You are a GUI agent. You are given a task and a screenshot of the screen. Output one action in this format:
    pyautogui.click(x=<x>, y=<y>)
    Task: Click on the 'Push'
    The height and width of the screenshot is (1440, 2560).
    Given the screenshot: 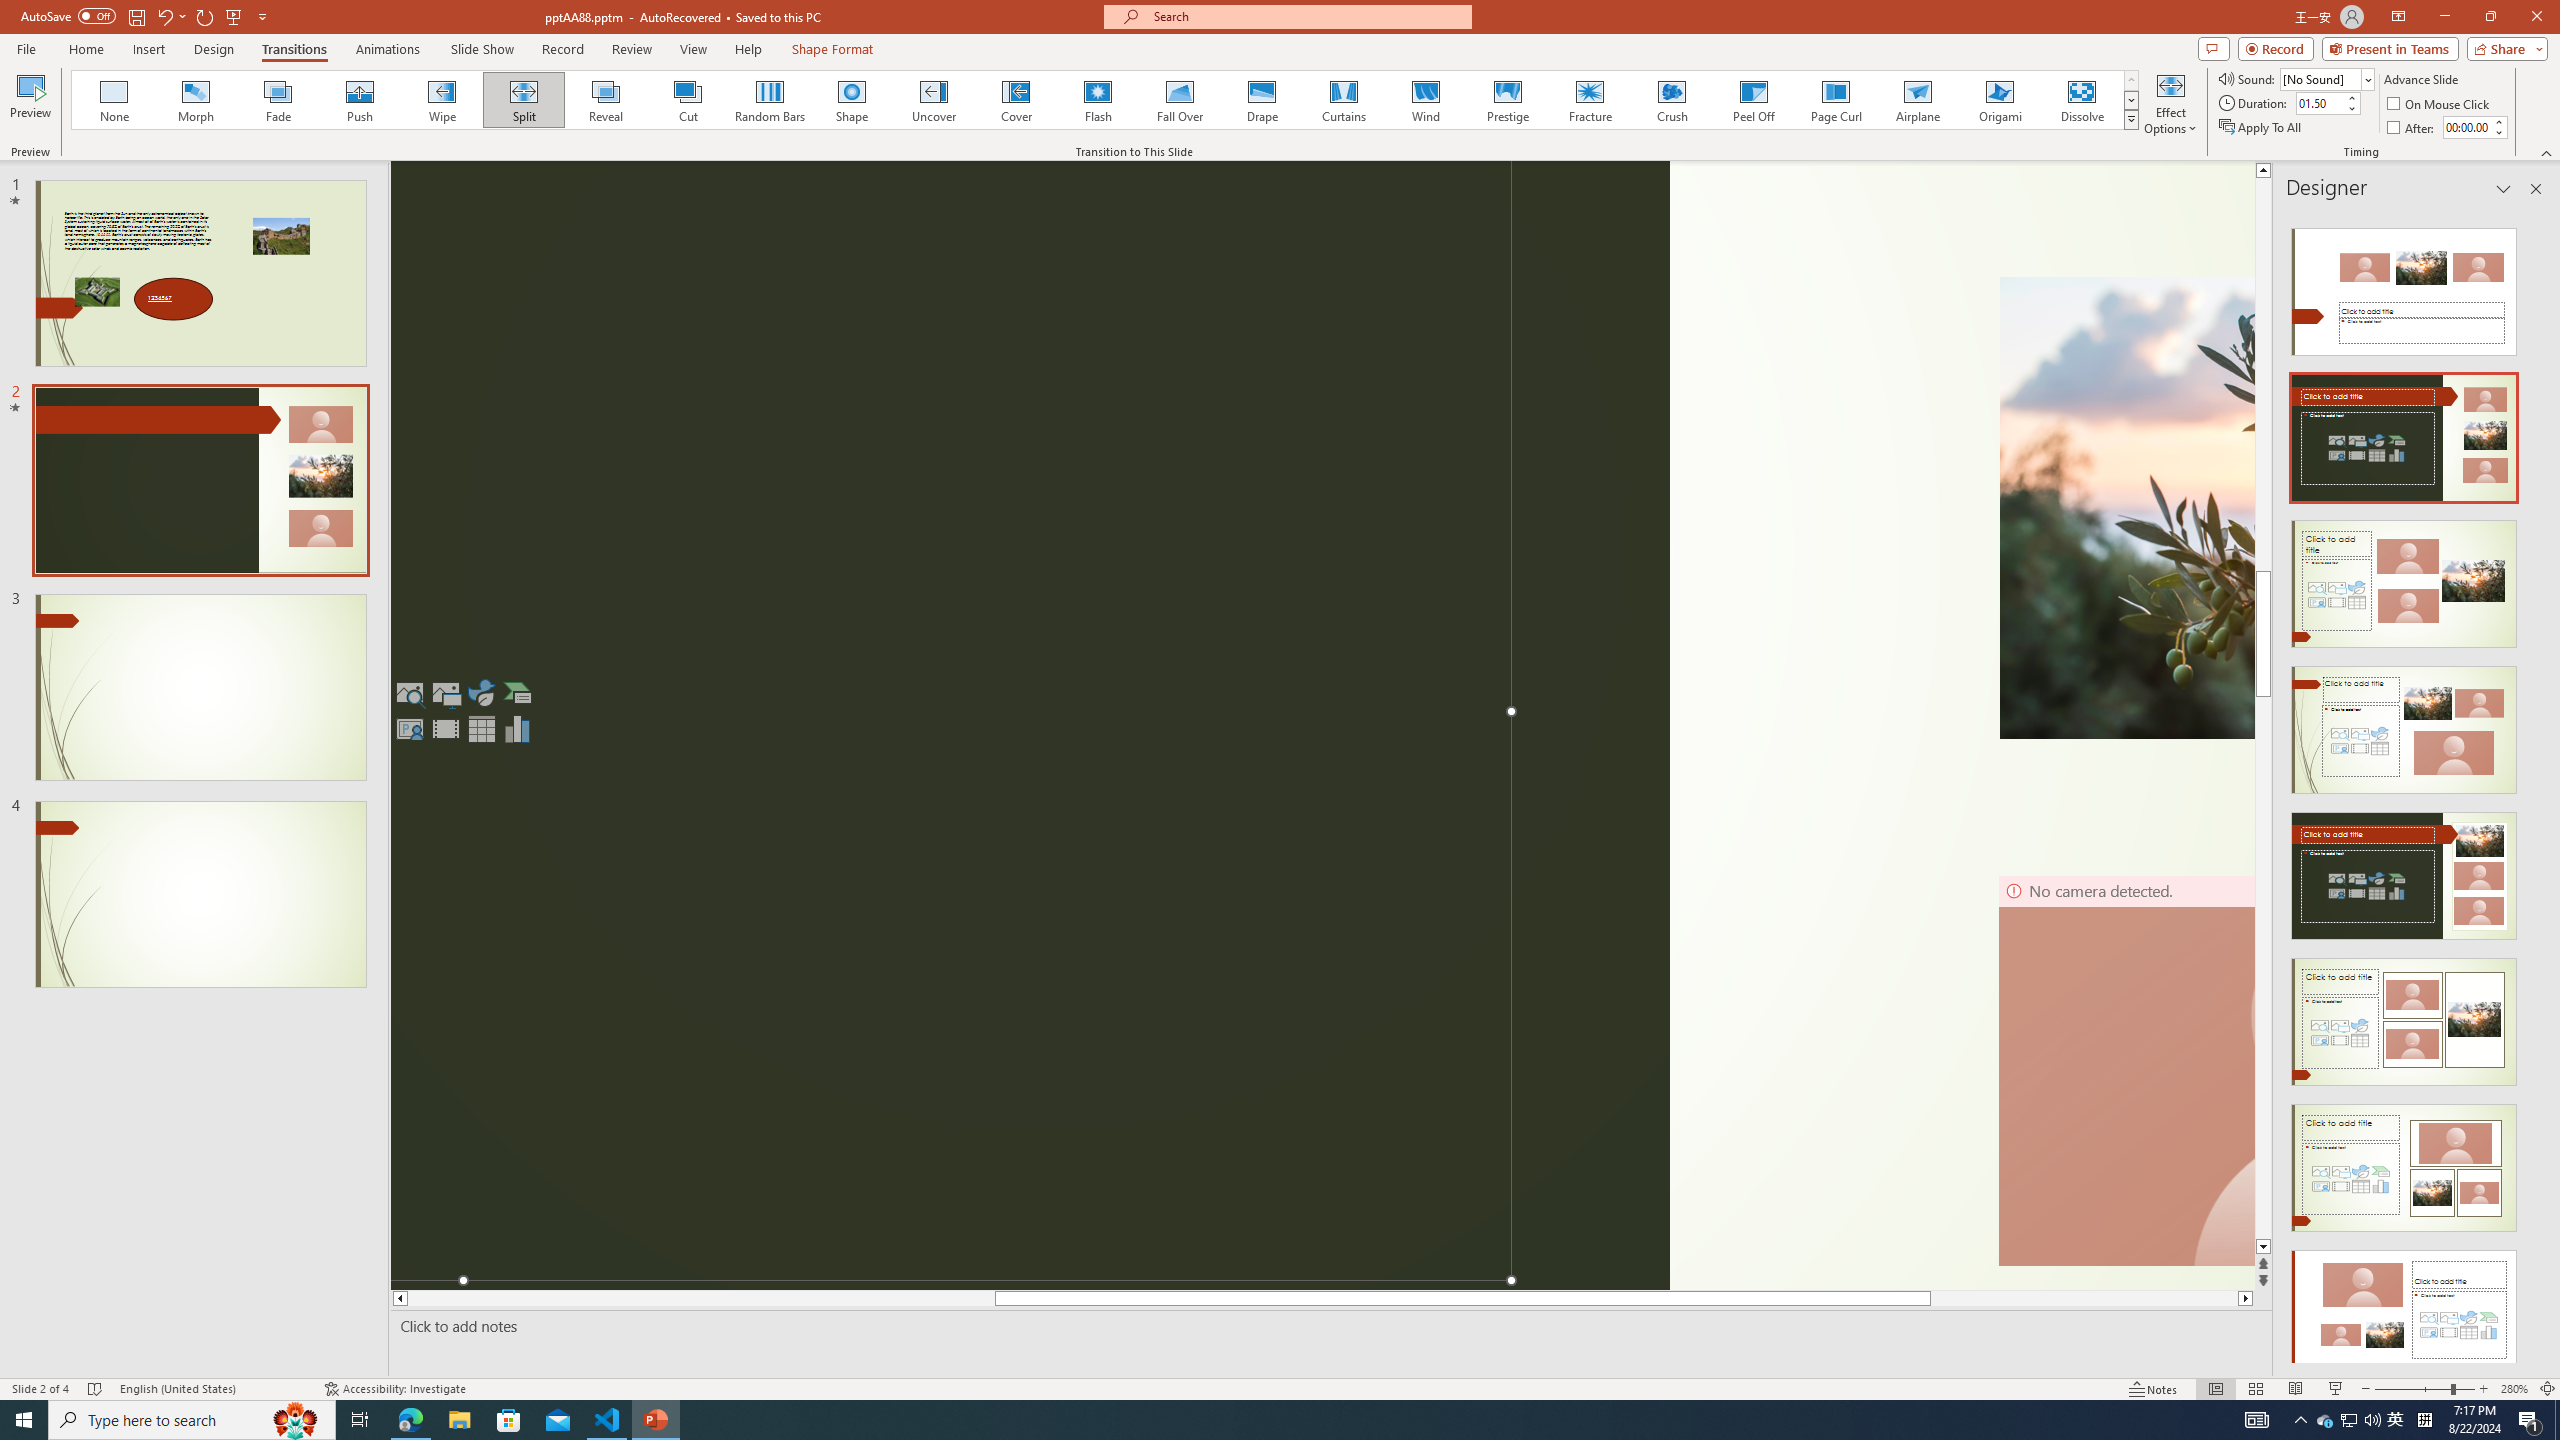 What is the action you would take?
    pyautogui.click(x=359, y=99)
    